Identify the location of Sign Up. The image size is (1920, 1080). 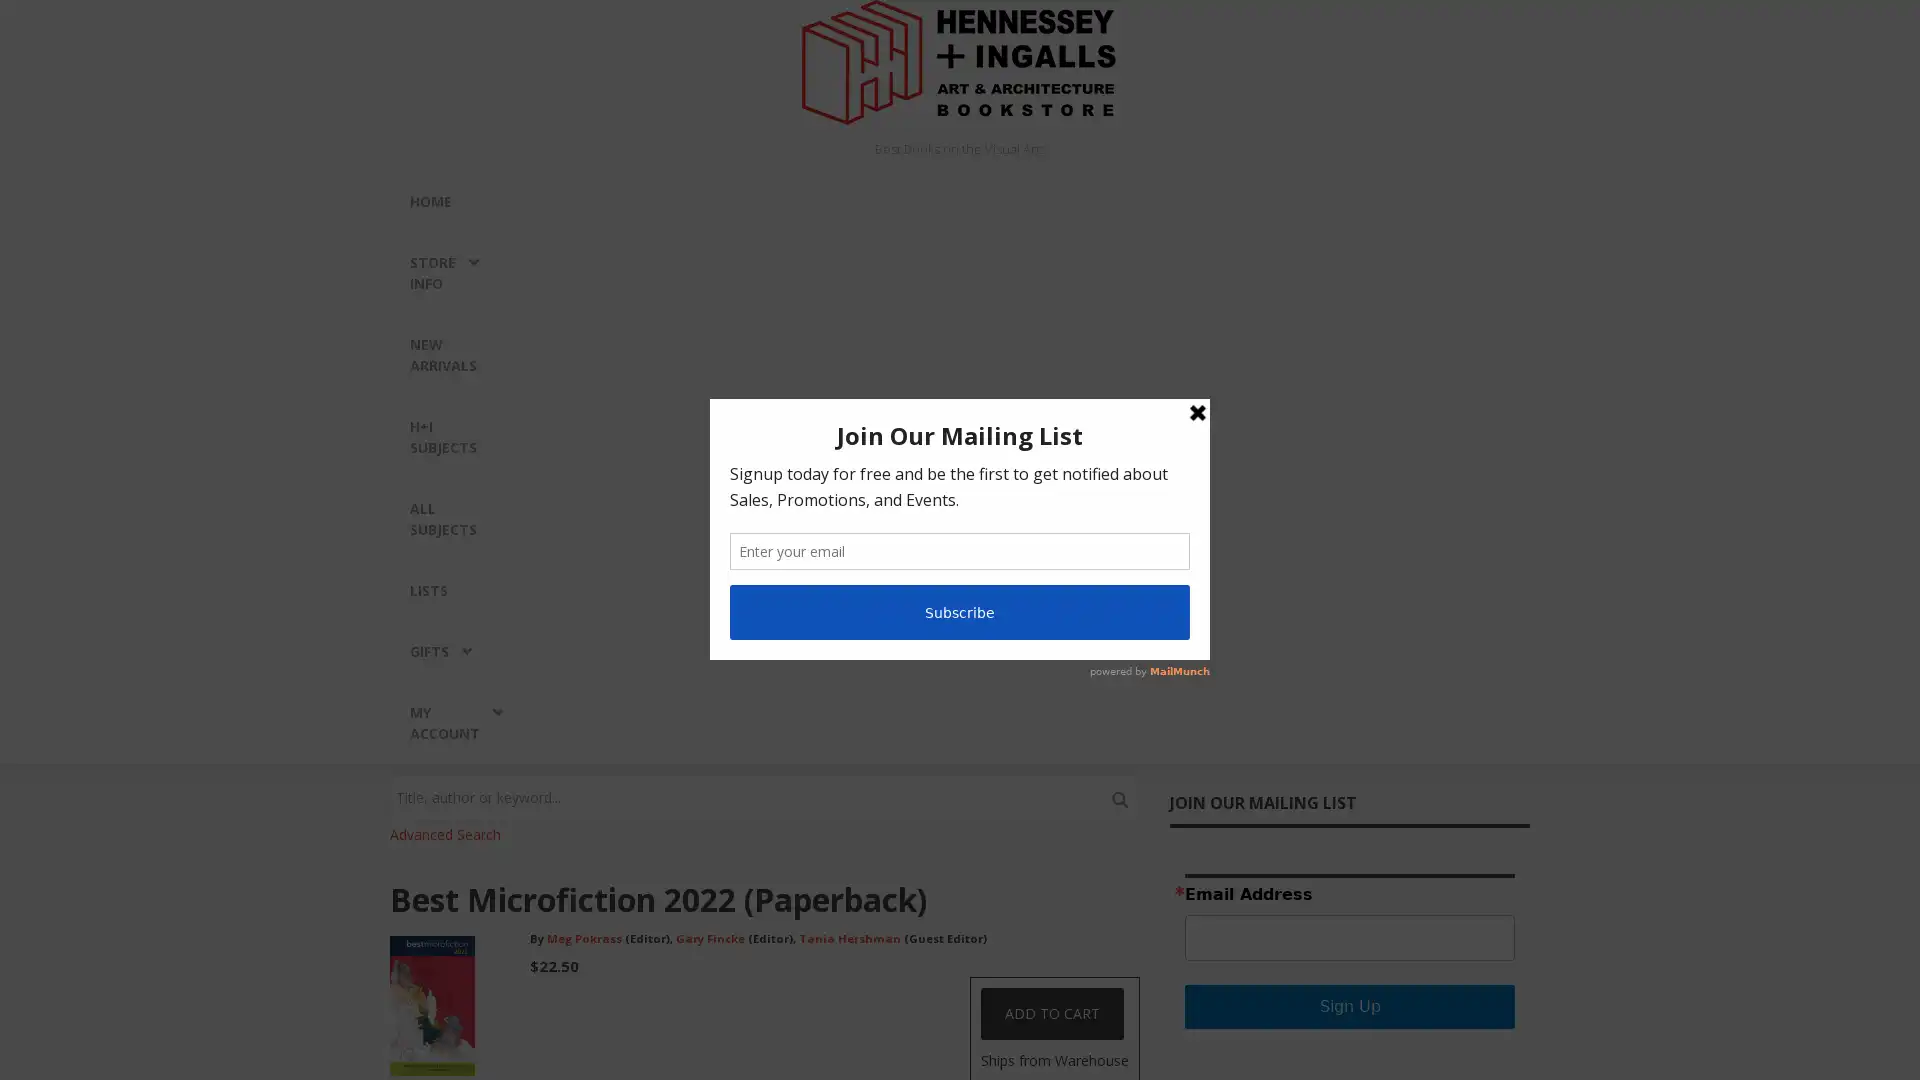
(1349, 1006).